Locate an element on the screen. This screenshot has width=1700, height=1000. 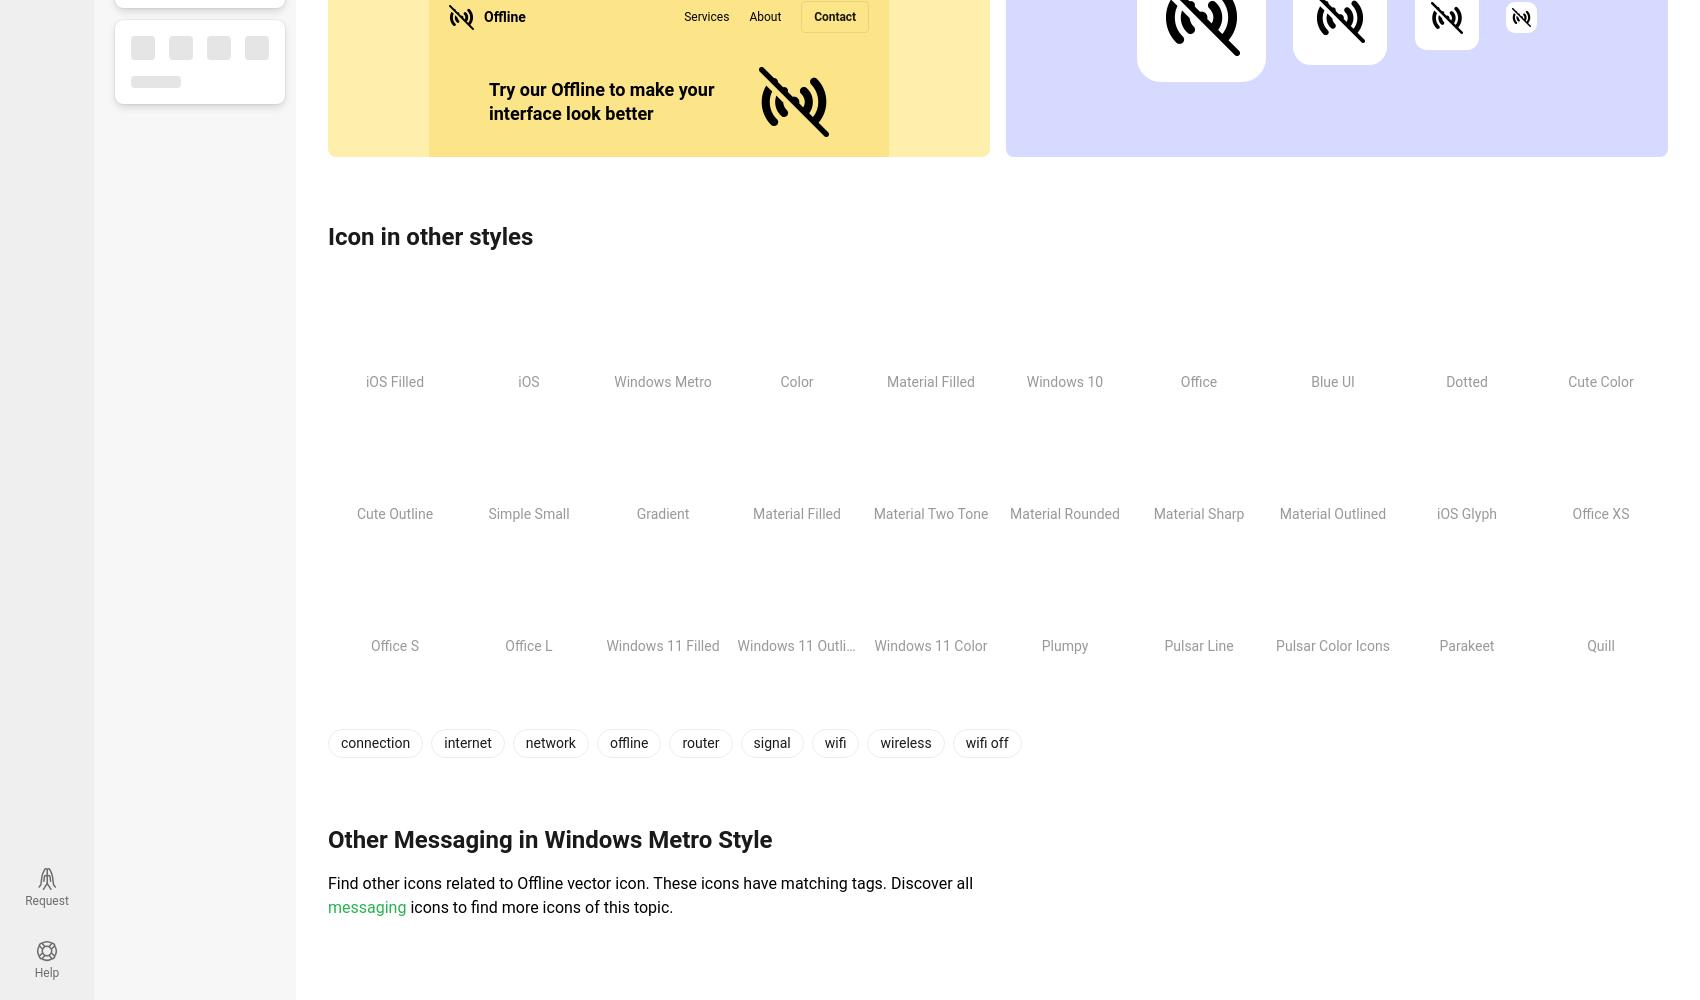
'Try our Offline to make your interface look better' is located at coordinates (600, 100).